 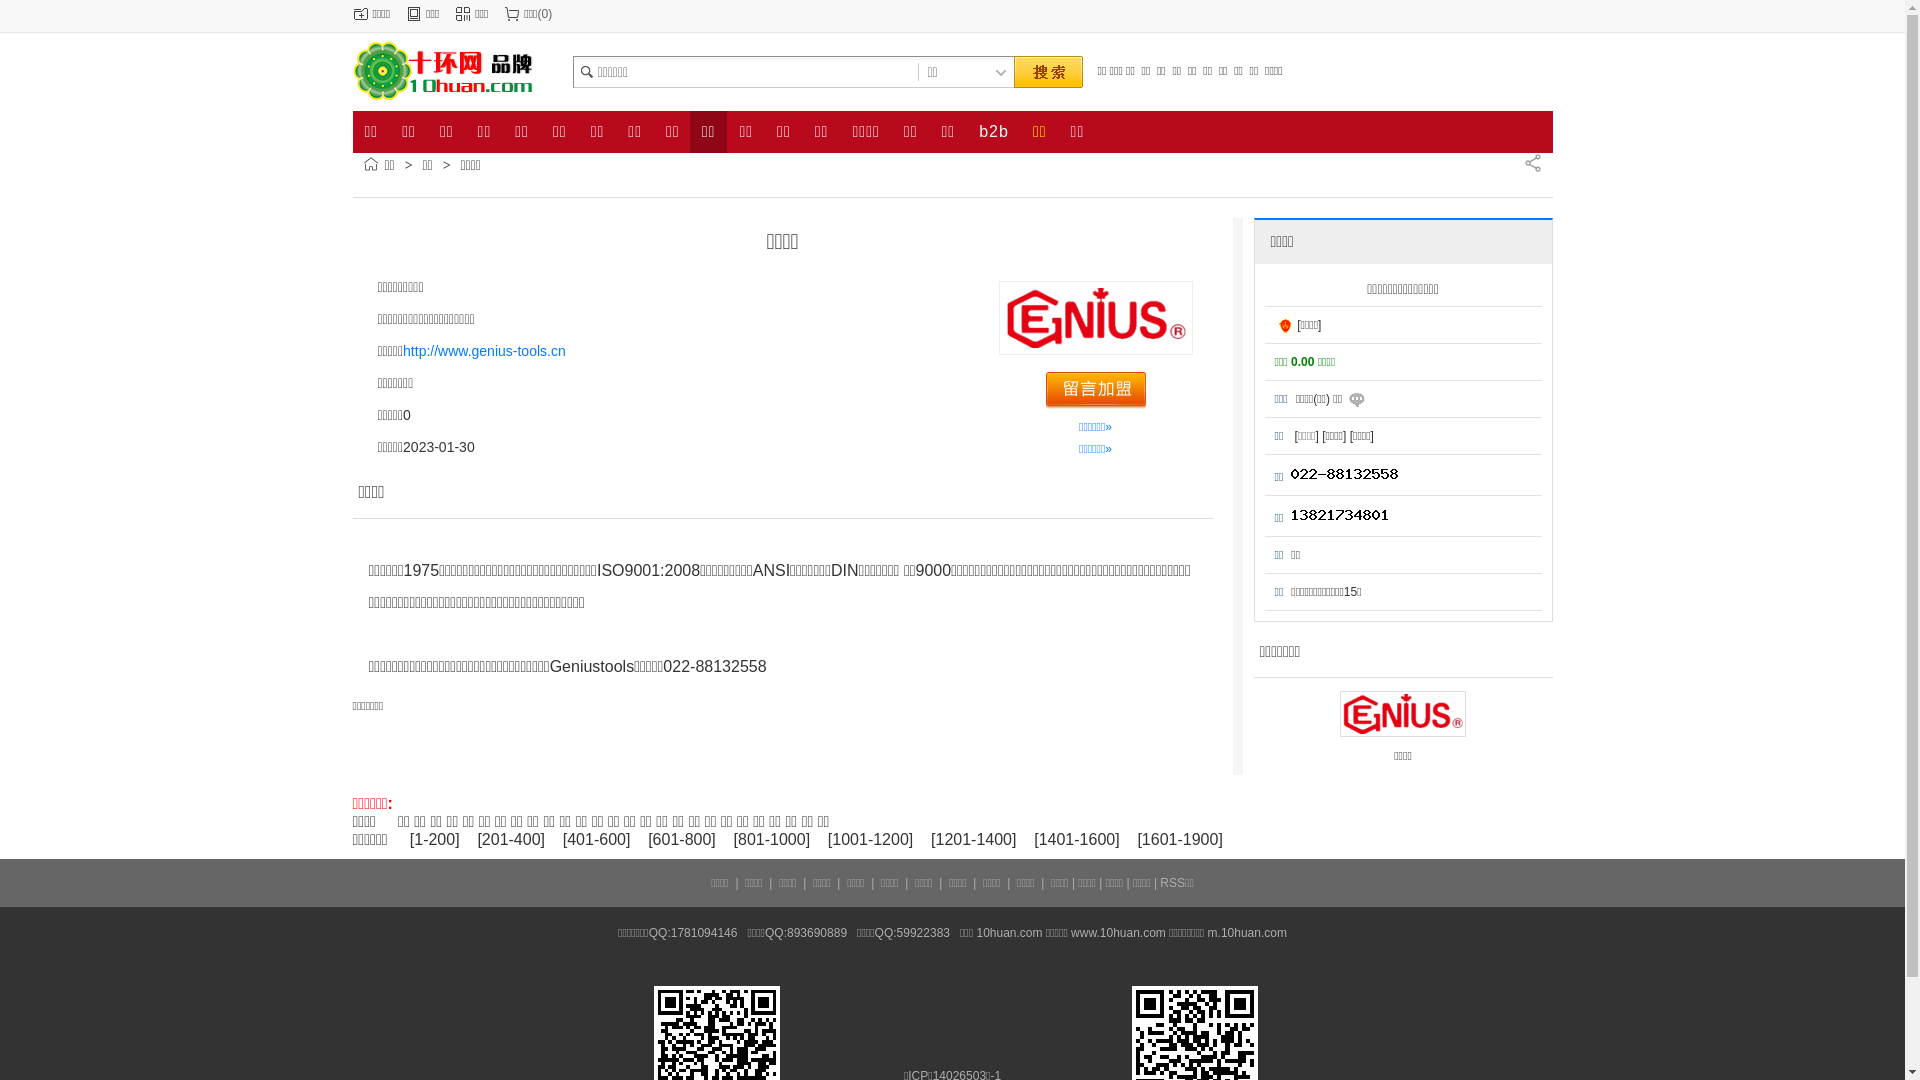 I want to click on 'http://www.genius-tools.cn', so click(x=484, y=350).